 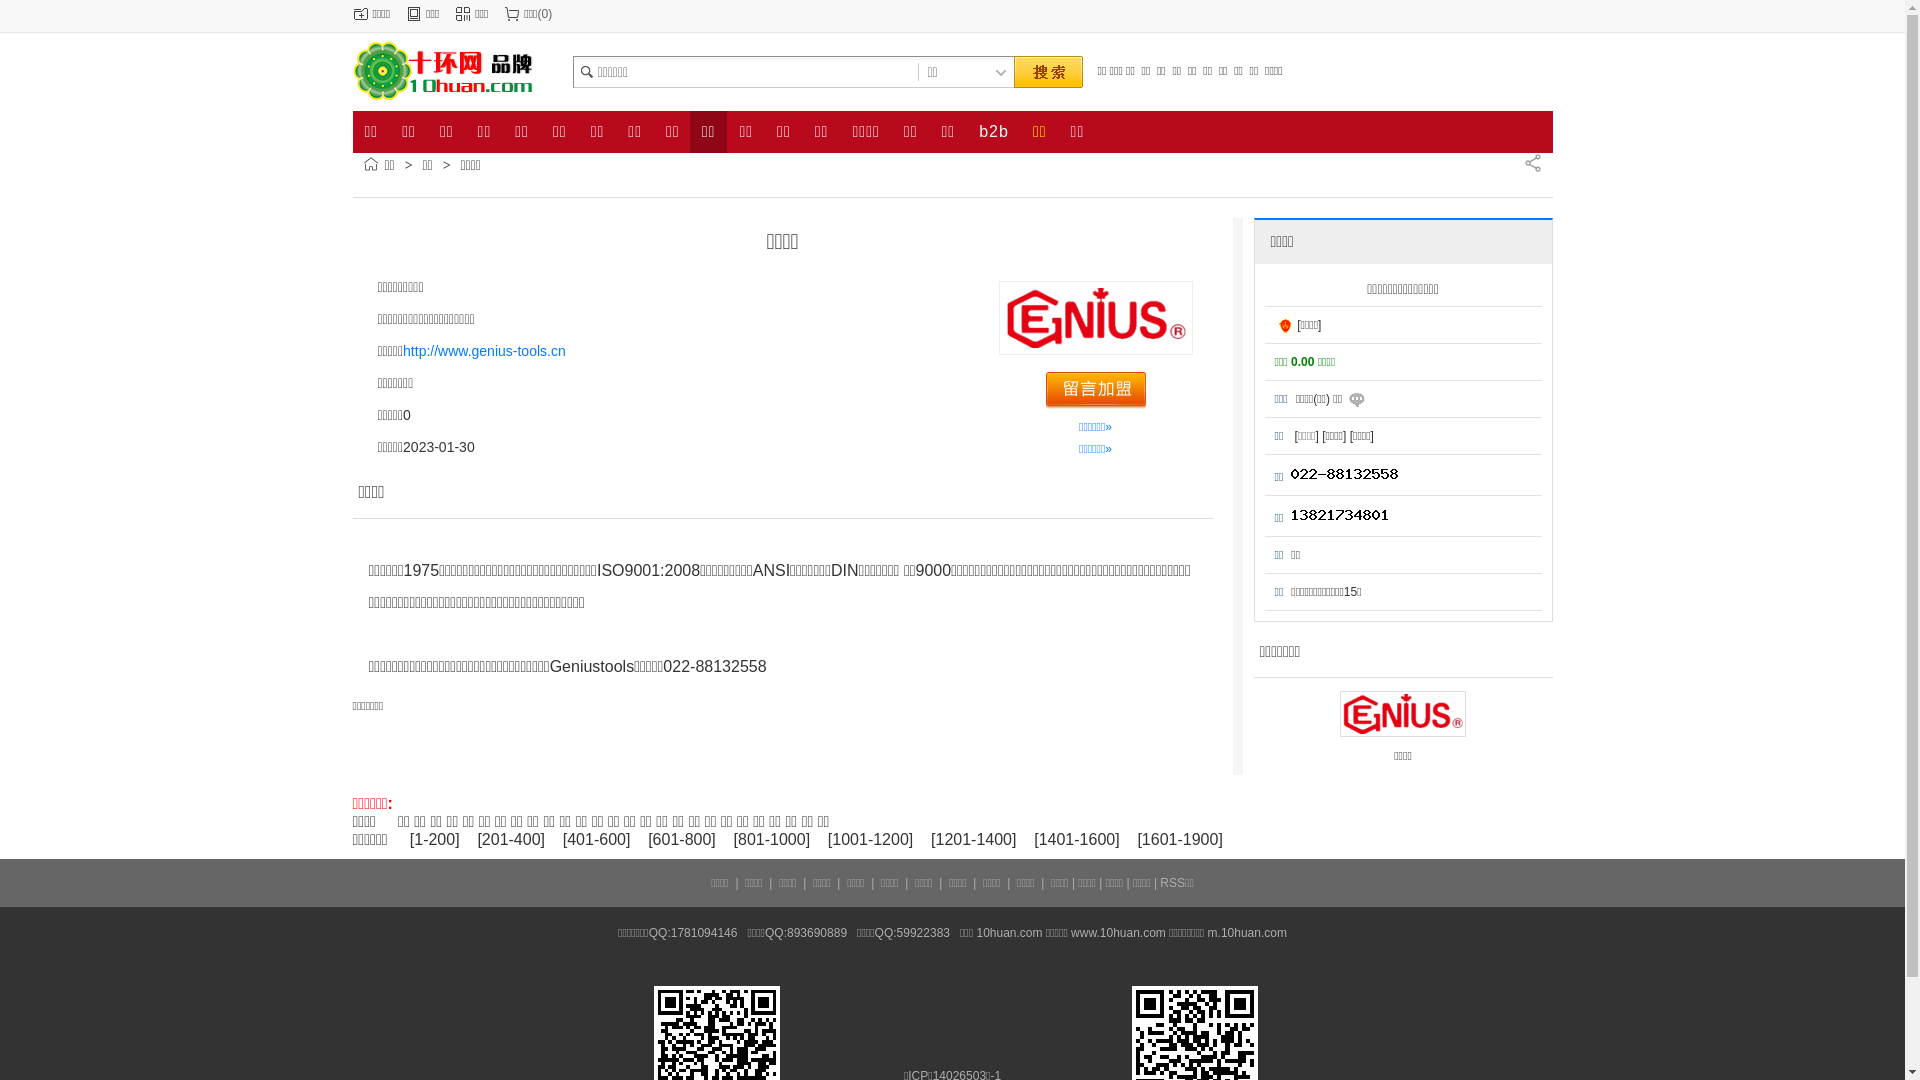 I want to click on 'http://www.genius-tools.cn', so click(x=484, y=350).